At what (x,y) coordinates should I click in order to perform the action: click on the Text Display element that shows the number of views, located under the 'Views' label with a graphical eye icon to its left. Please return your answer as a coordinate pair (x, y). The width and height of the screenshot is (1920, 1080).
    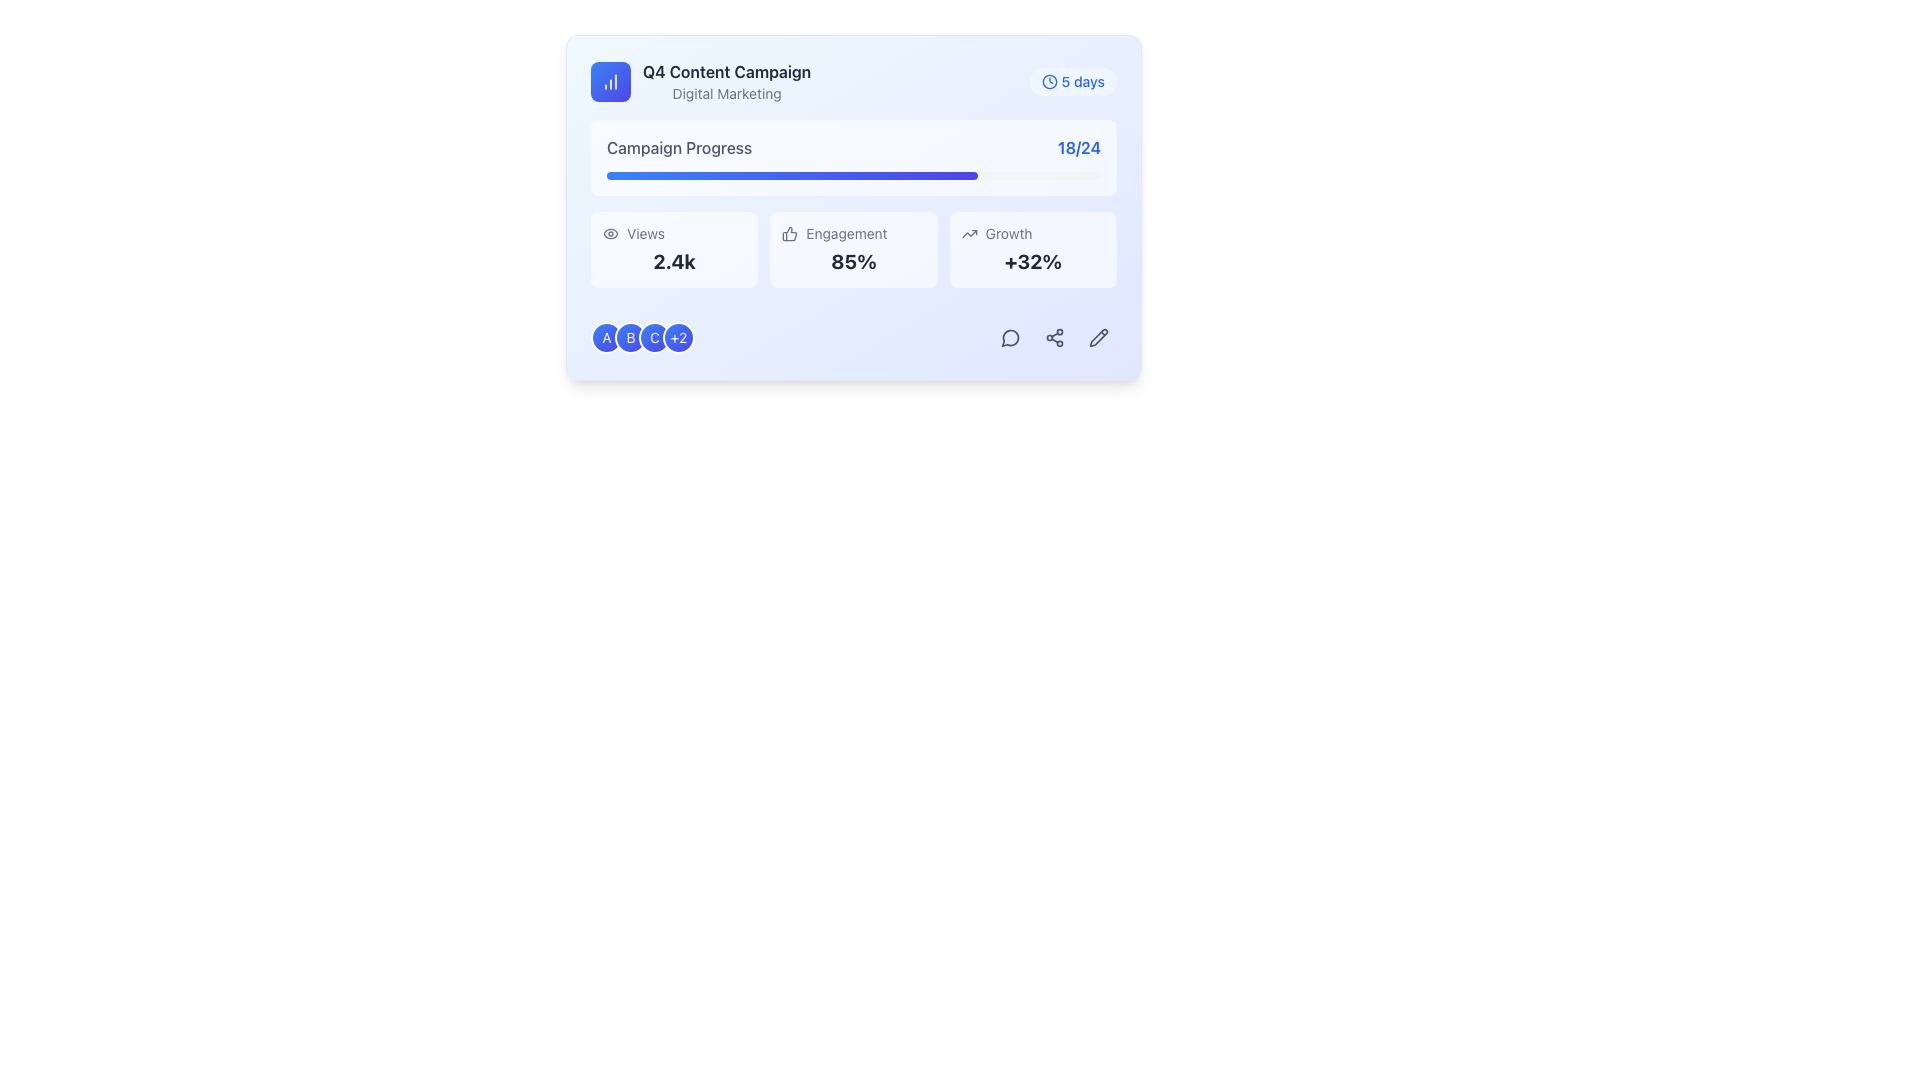
    Looking at the image, I should click on (674, 260).